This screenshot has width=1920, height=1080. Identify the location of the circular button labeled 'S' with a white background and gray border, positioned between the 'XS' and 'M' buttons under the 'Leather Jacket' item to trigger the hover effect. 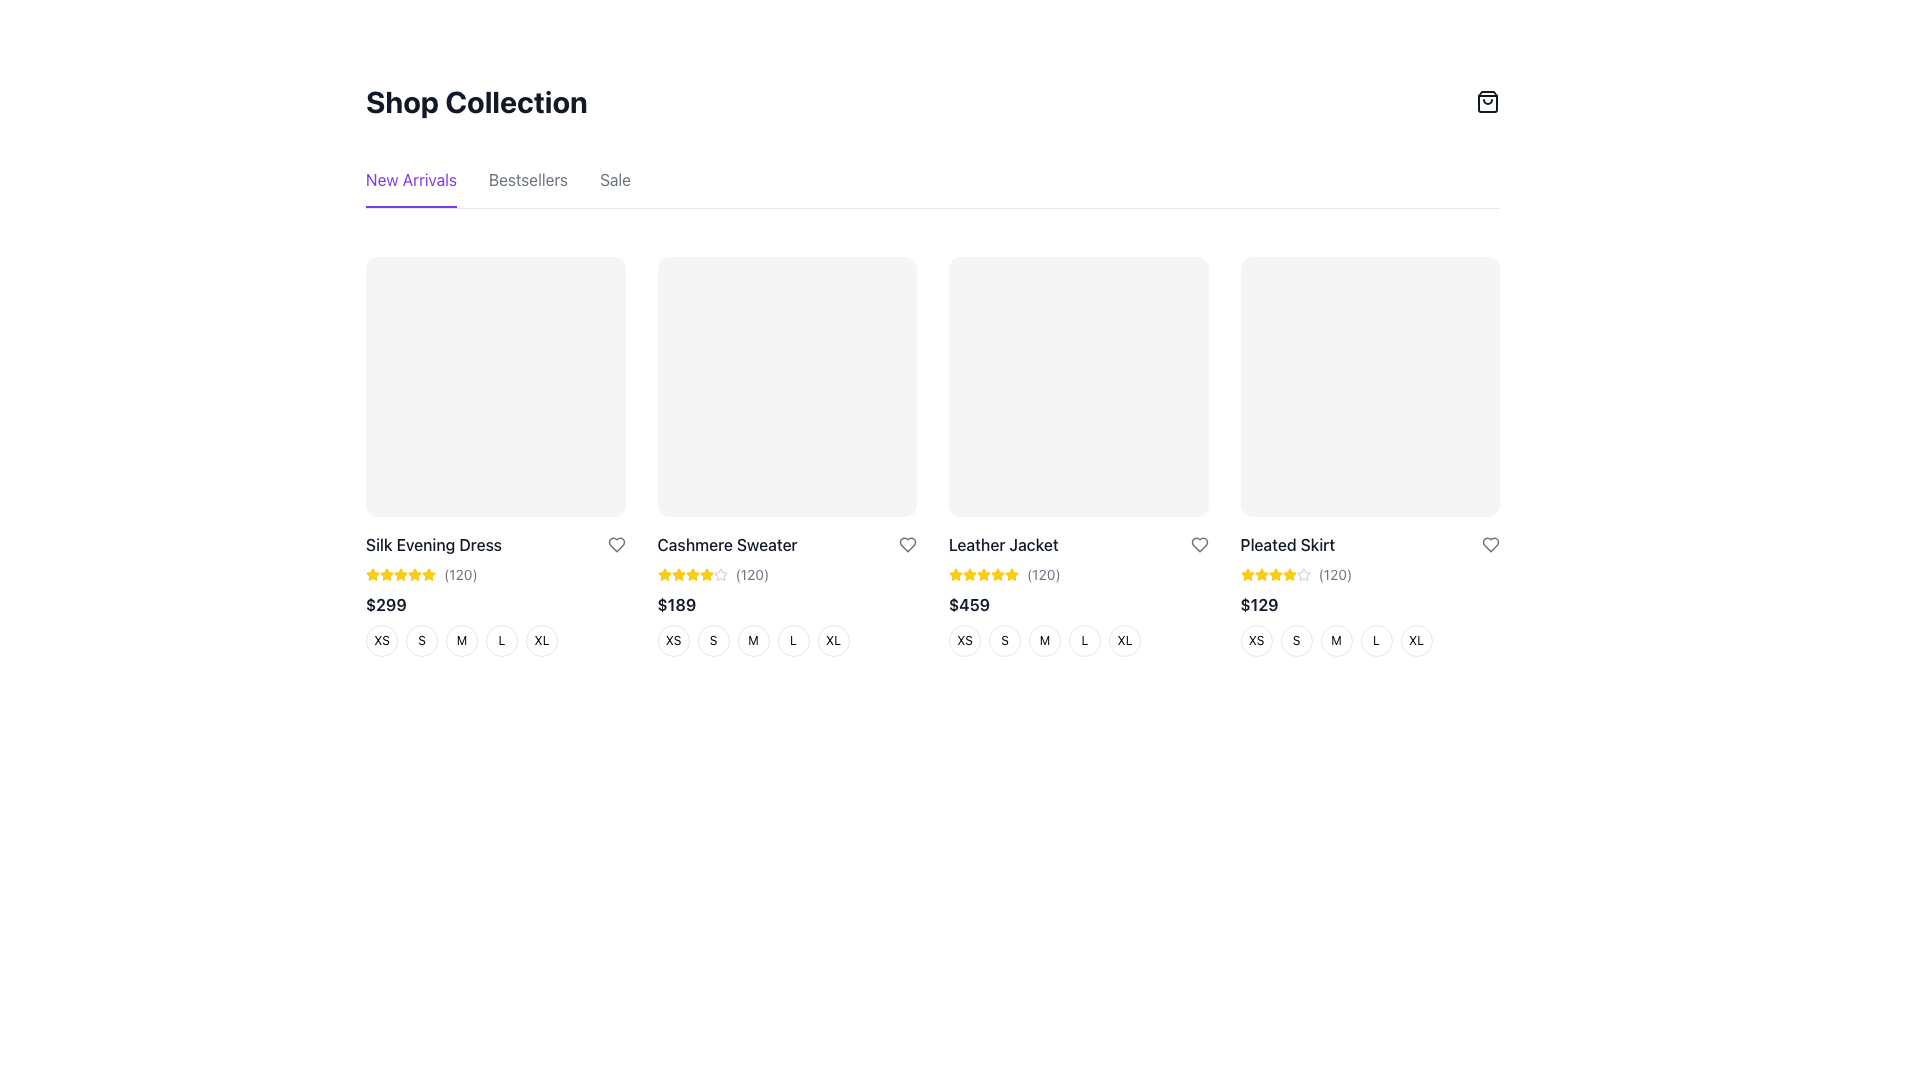
(1004, 640).